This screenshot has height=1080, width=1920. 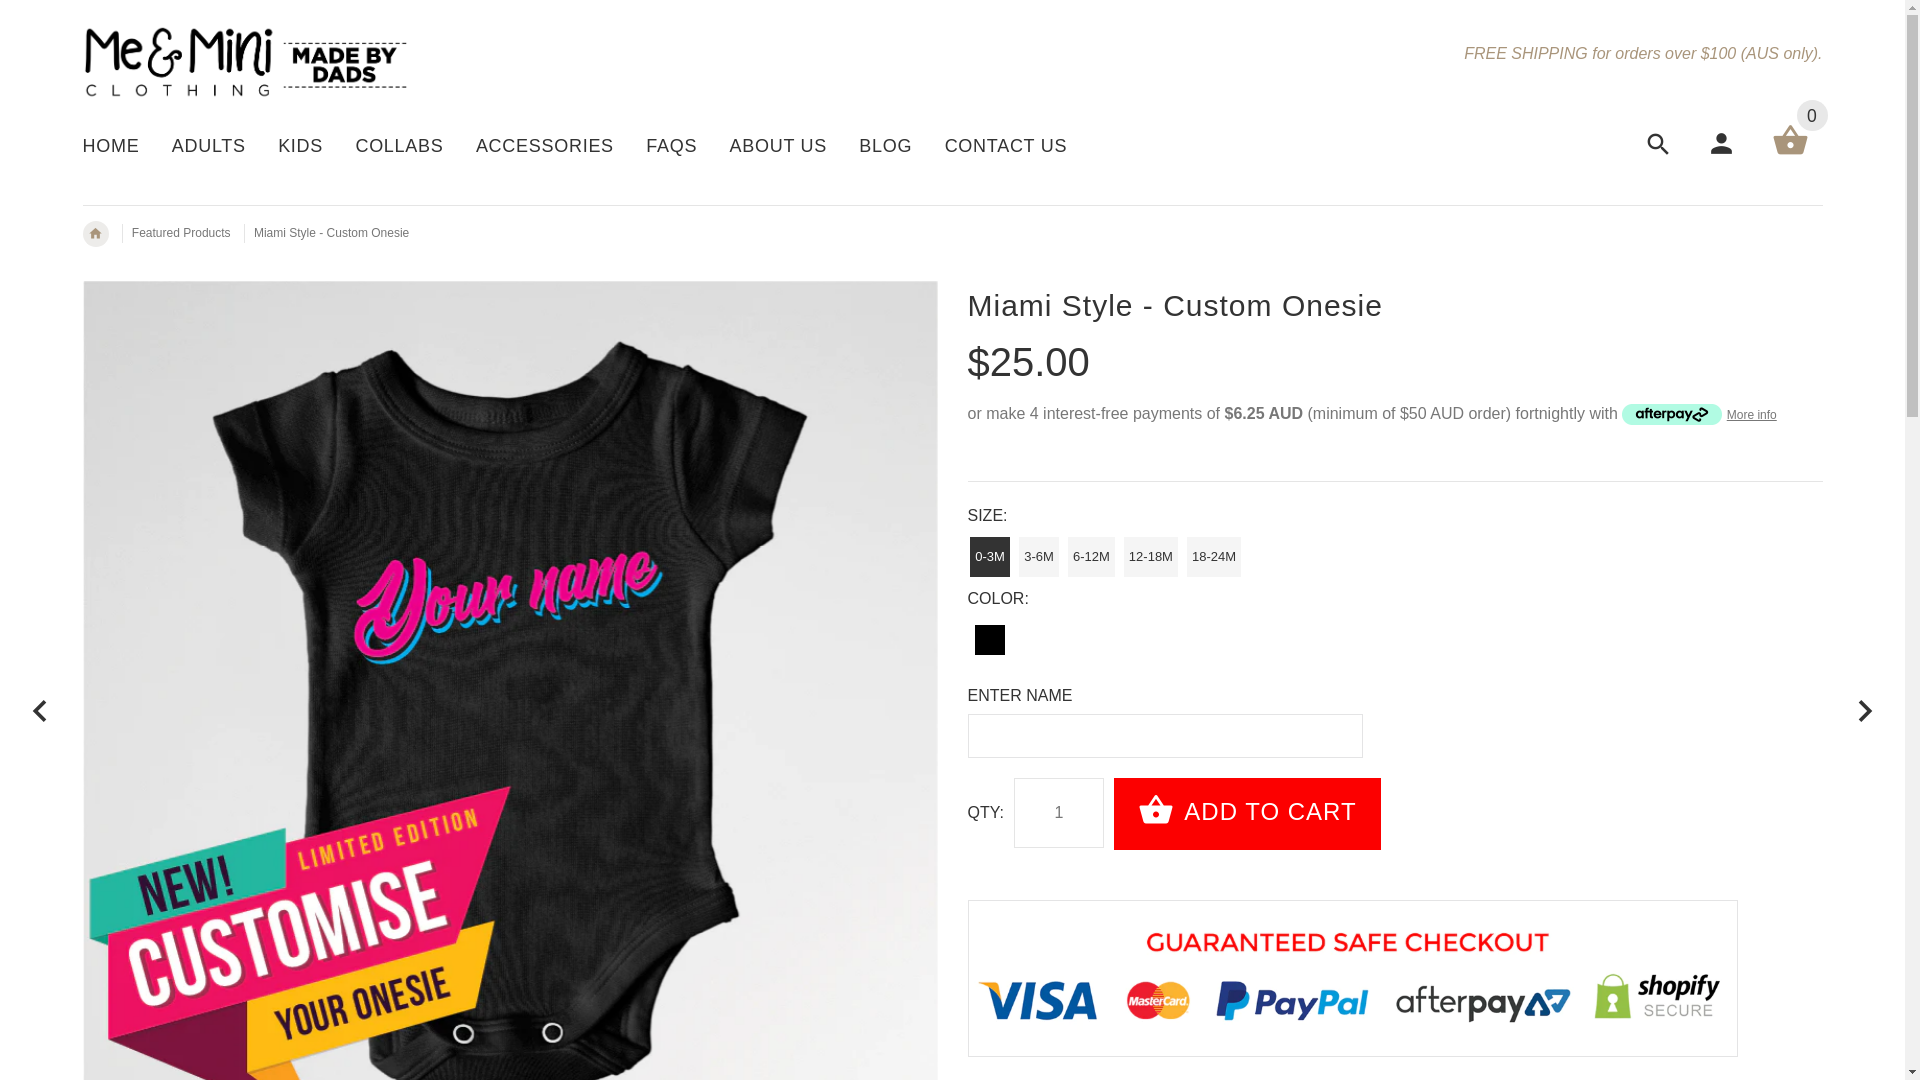 I want to click on 'FAQS', so click(x=671, y=147).